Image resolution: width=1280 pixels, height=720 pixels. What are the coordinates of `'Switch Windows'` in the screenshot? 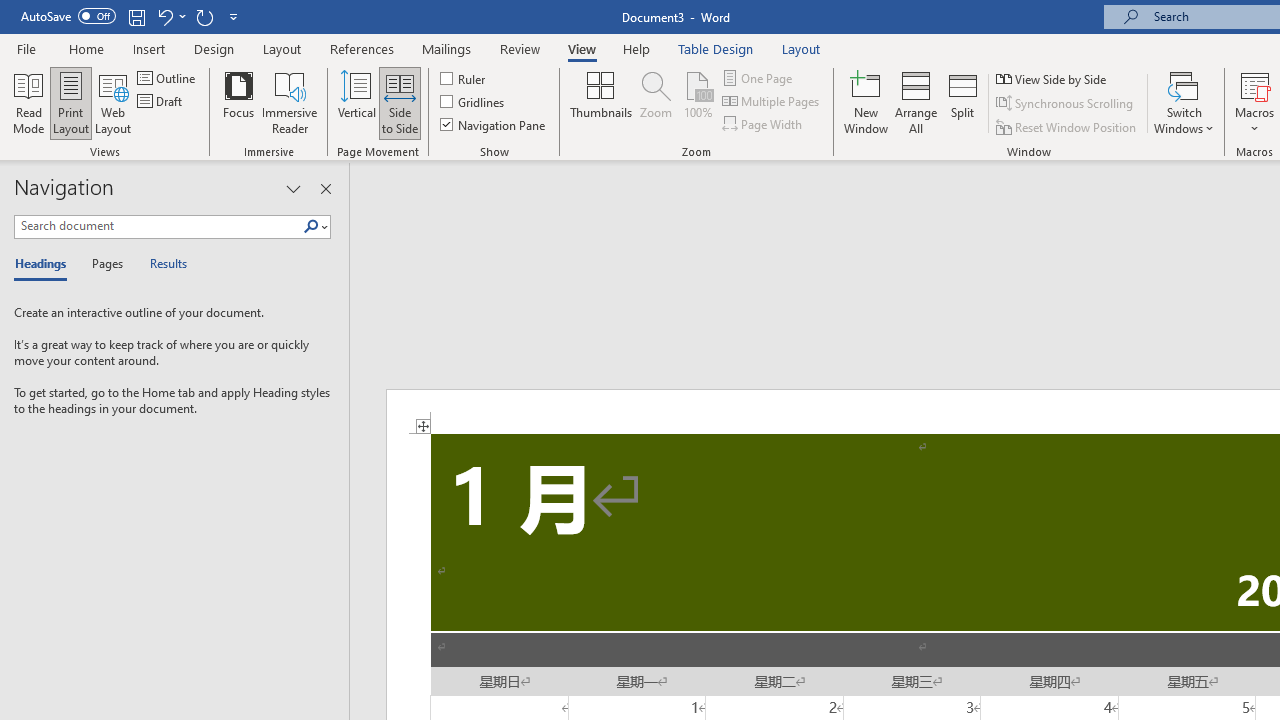 It's located at (1184, 103).